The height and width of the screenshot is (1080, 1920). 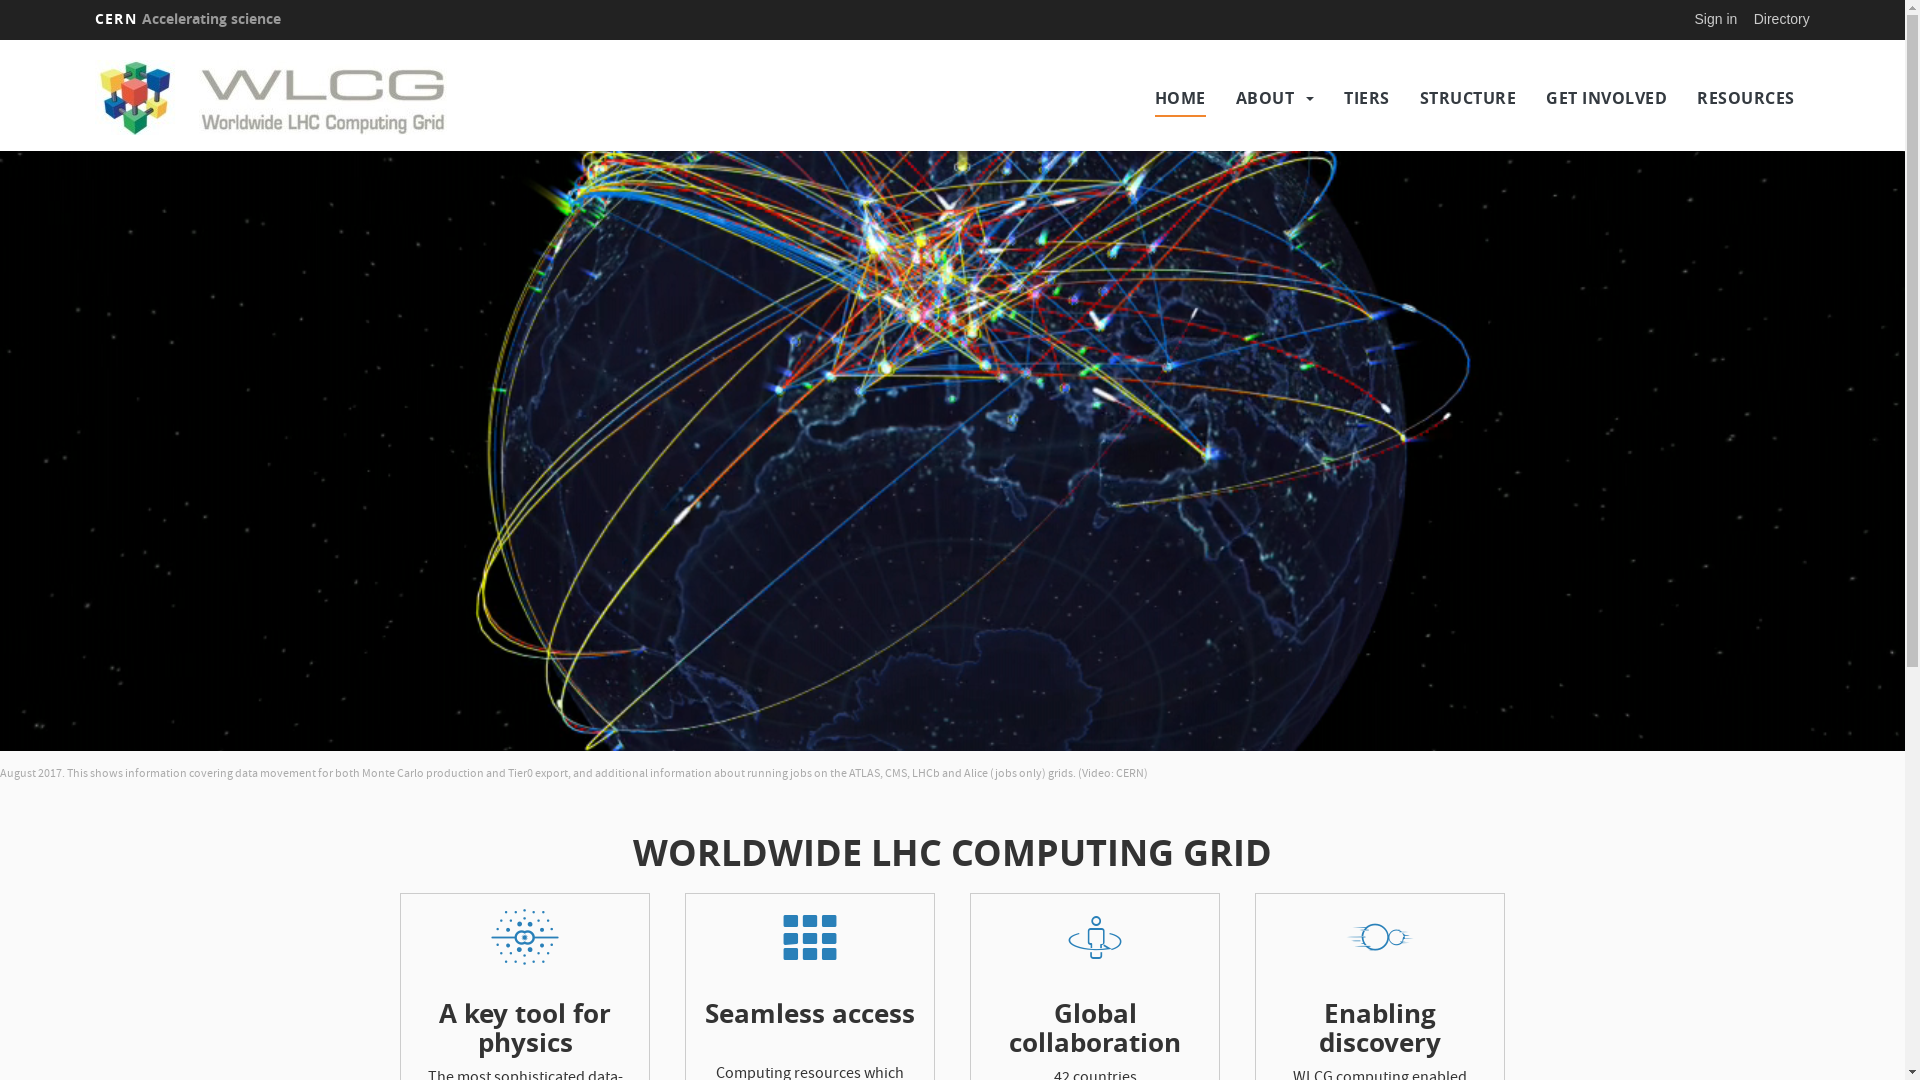 I want to click on 'TIERS', so click(x=1344, y=97).